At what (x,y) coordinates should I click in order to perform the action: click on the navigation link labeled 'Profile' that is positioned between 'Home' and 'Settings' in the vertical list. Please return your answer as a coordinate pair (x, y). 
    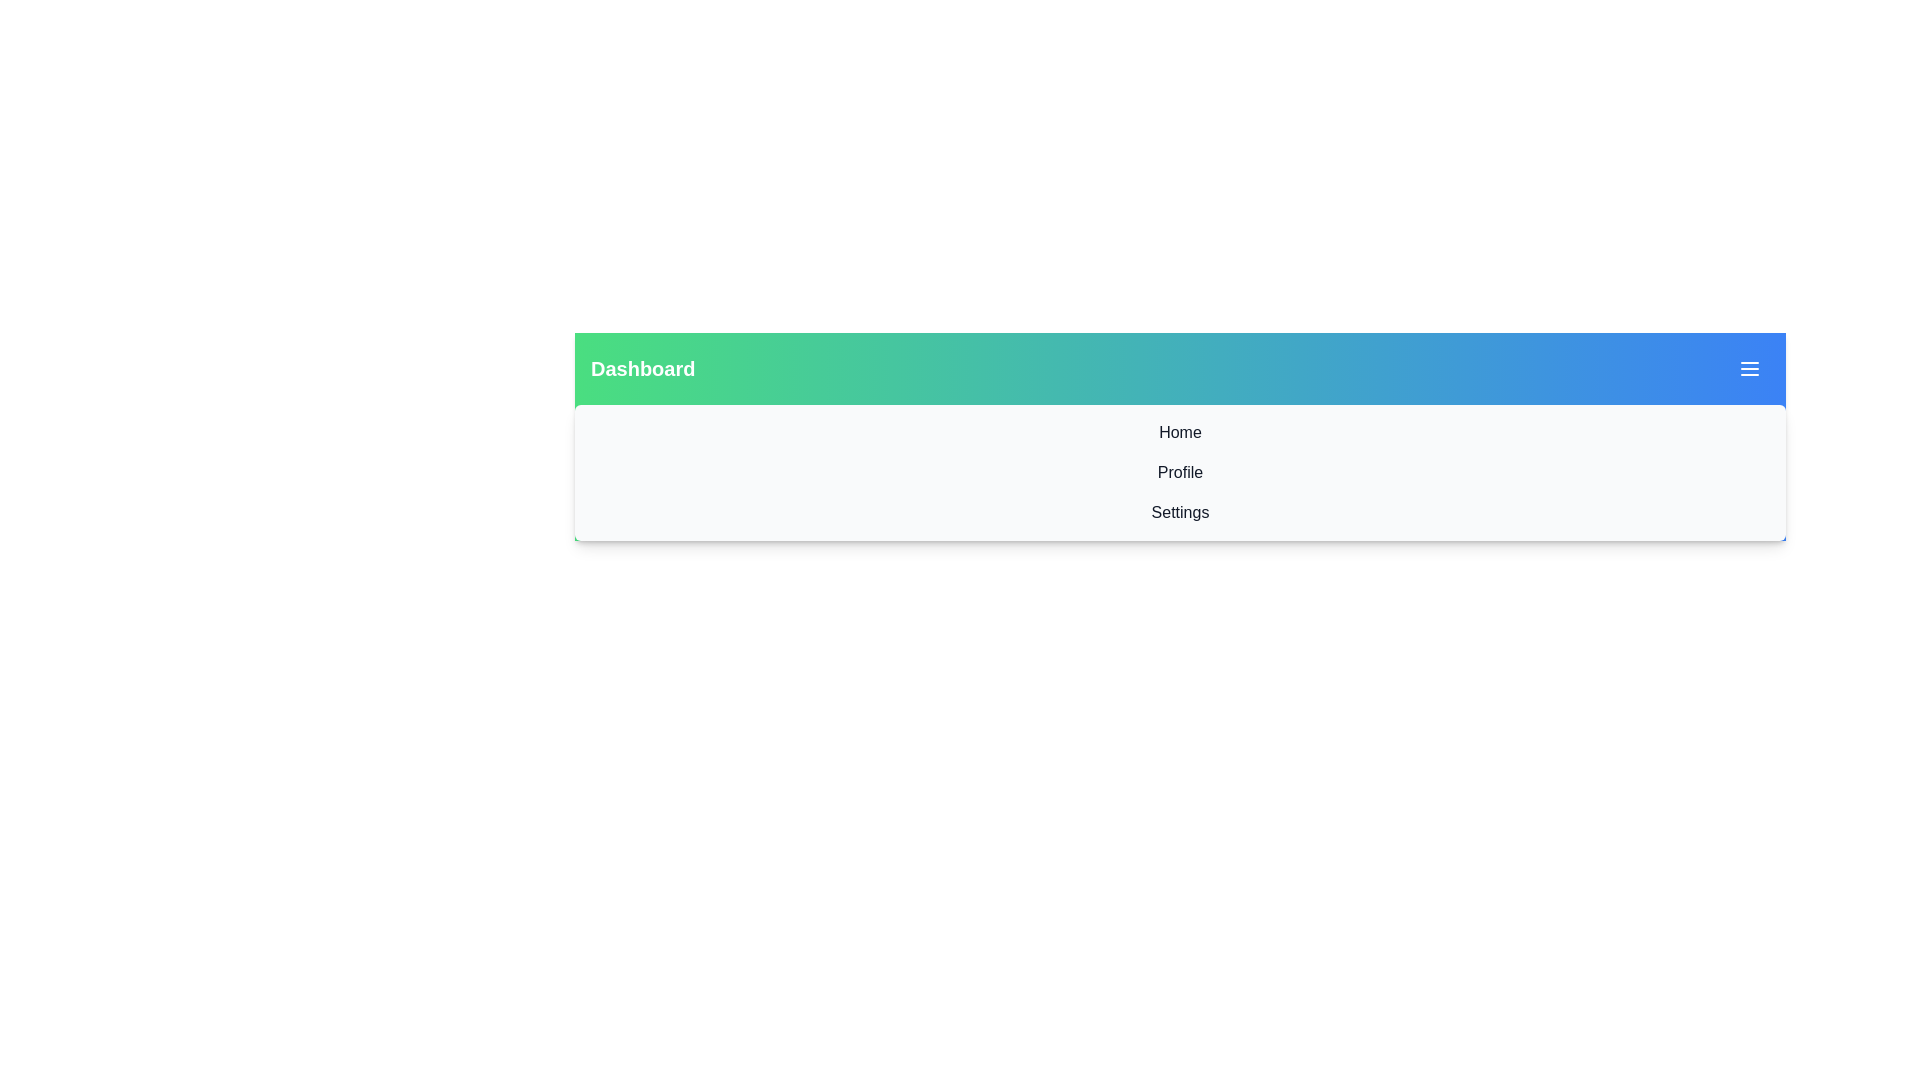
    Looking at the image, I should click on (1180, 473).